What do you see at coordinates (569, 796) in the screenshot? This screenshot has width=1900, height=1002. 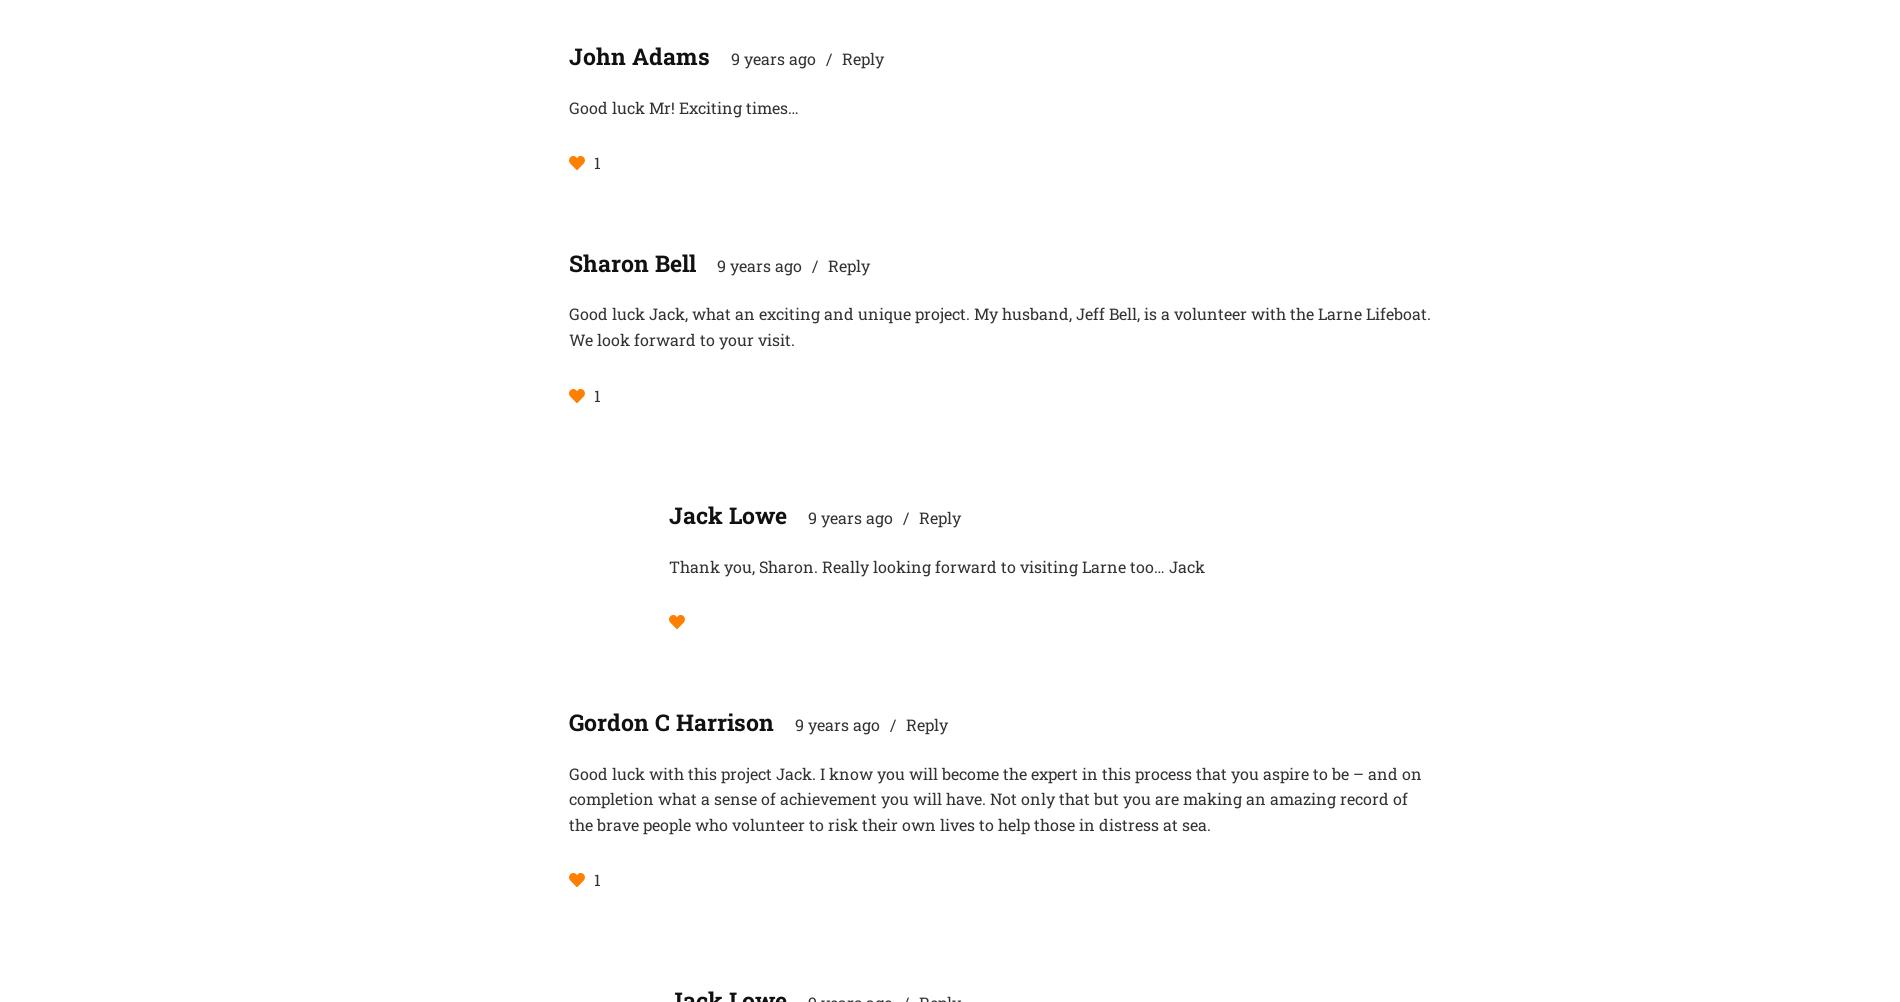 I see `'Good luck with this project Jack. I know you will become the expert in this process that you aspire to be – and on completion what a sense of achievement you will have. Not only that but you are making an amazing record of the brave people who volunteer to risk their own lives to help those in distress at sea.'` at bounding box center [569, 796].